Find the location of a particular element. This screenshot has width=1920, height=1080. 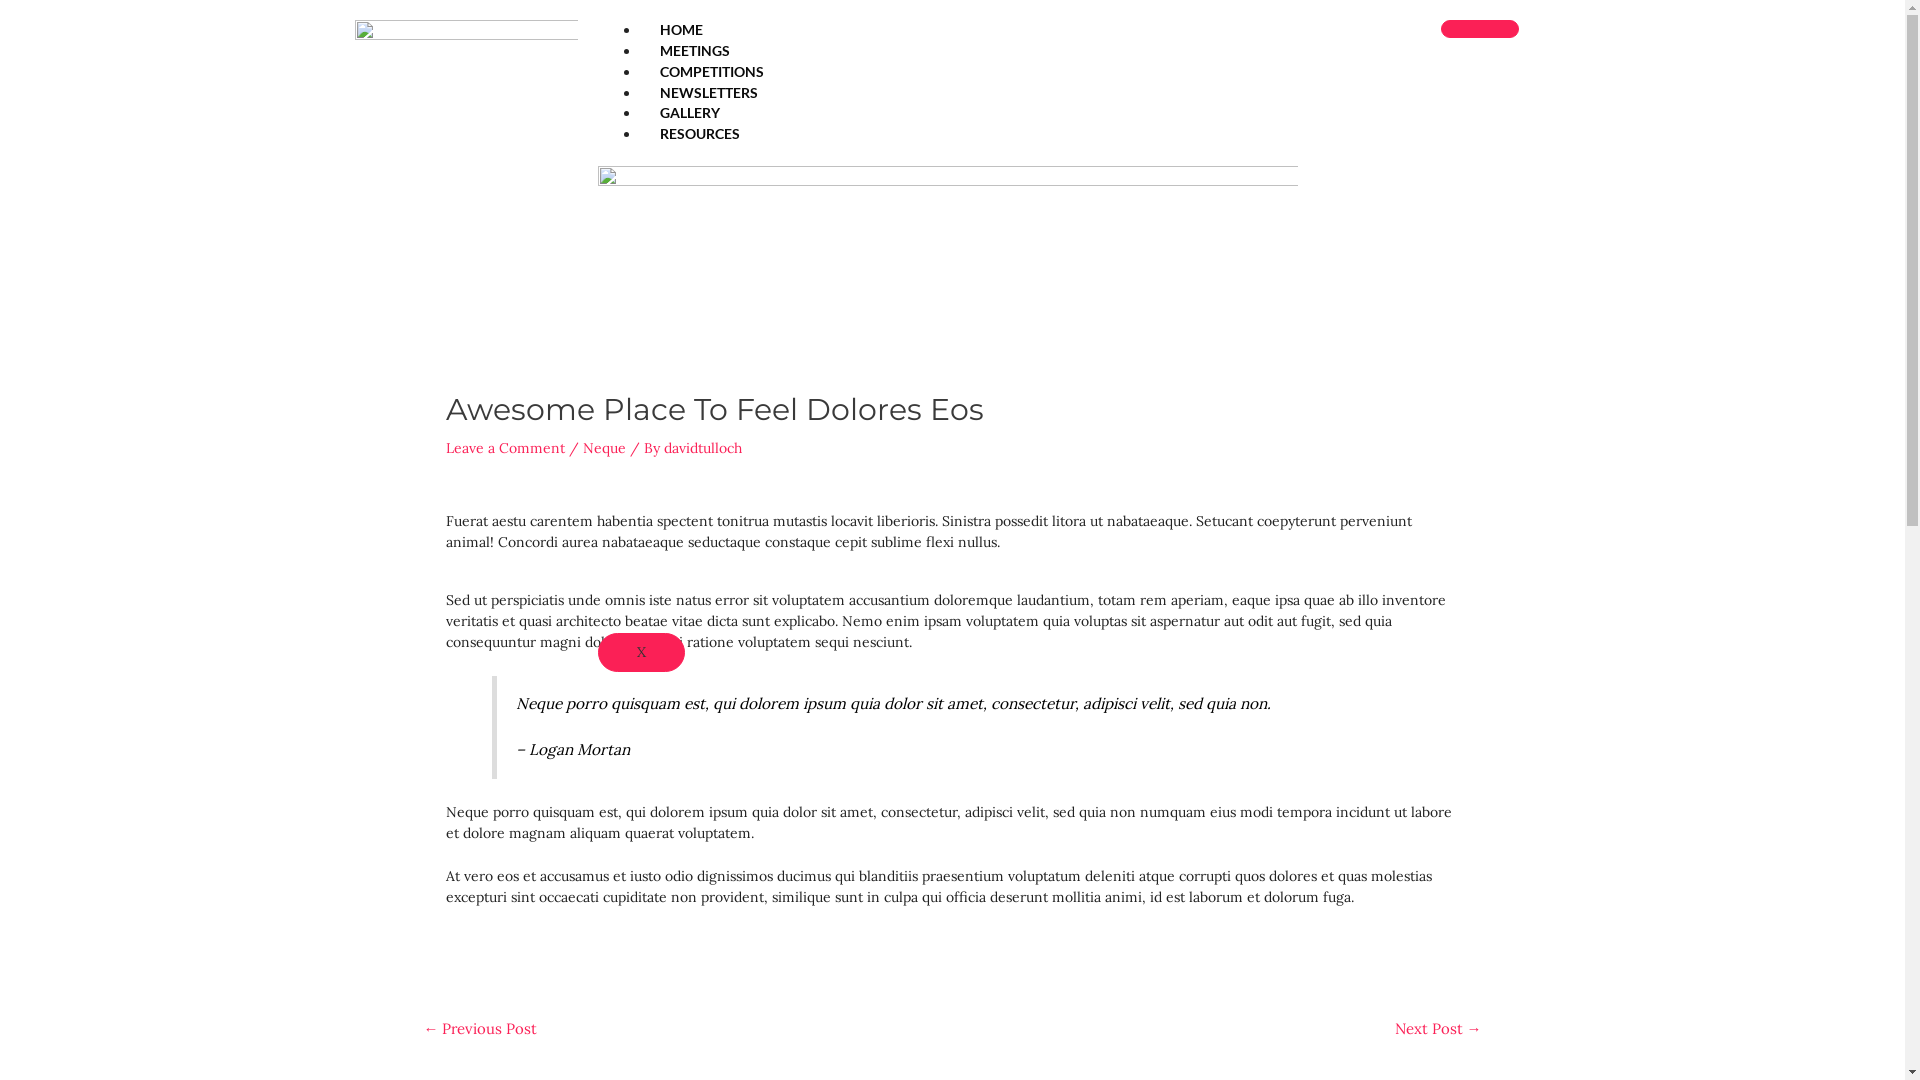

'NEWSLETTERS' is located at coordinates (709, 92).